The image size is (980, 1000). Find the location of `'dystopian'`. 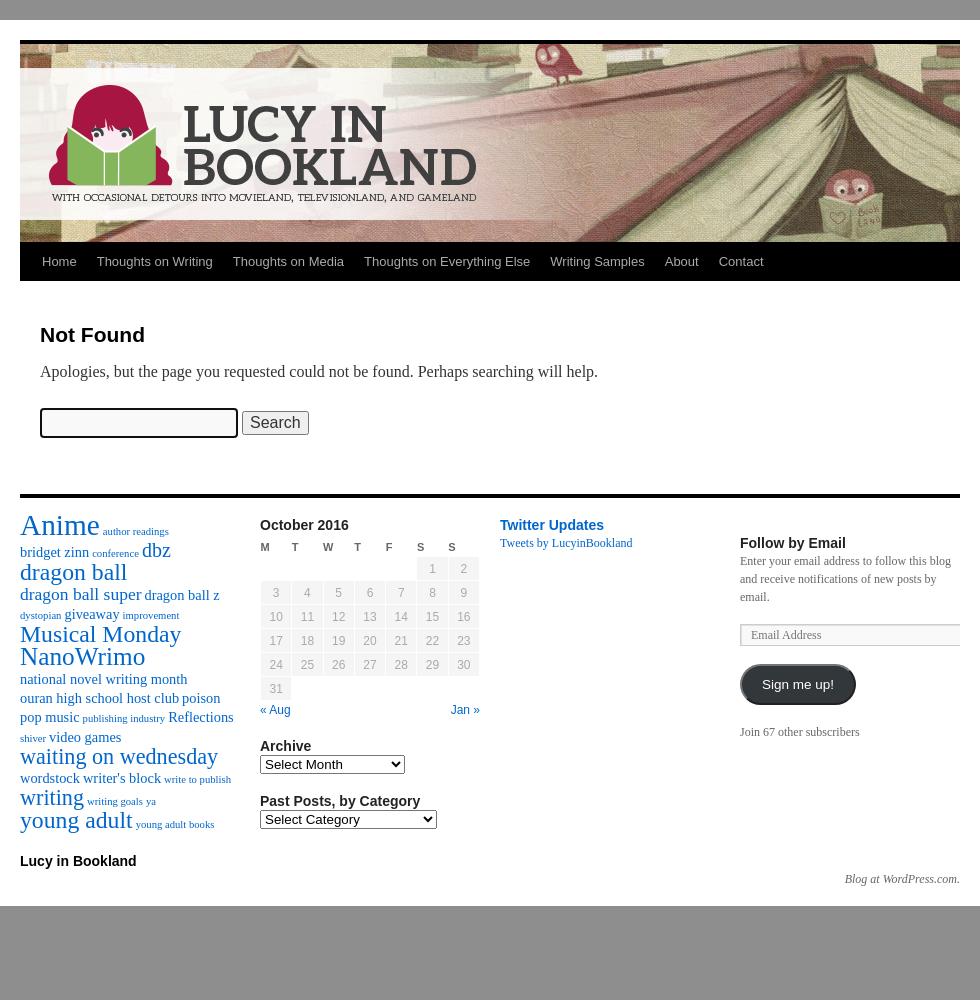

'dystopian' is located at coordinates (40, 614).